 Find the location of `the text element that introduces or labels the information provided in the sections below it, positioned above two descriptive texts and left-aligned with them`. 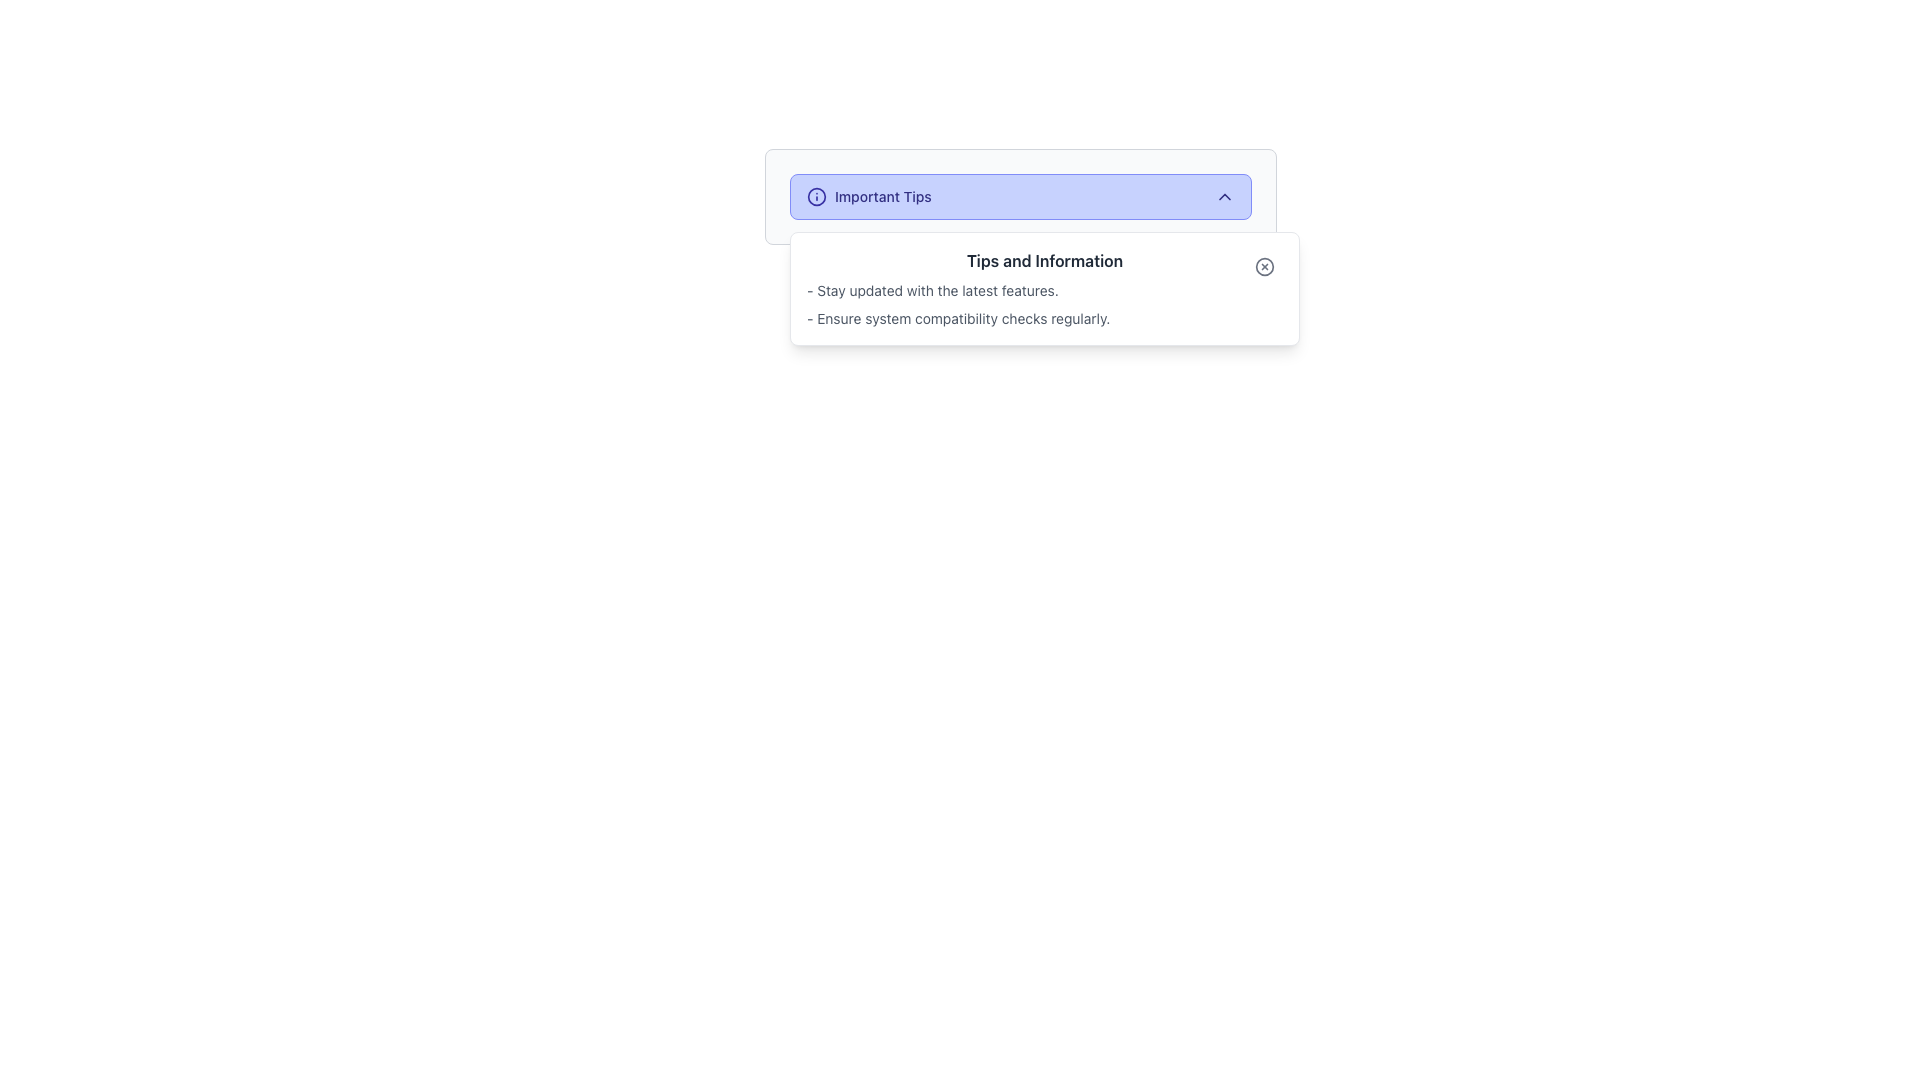

the text element that introduces or labels the information provided in the sections below it, positioned above two descriptive texts and left-aligned with them is located at coordinates (1044, 260).